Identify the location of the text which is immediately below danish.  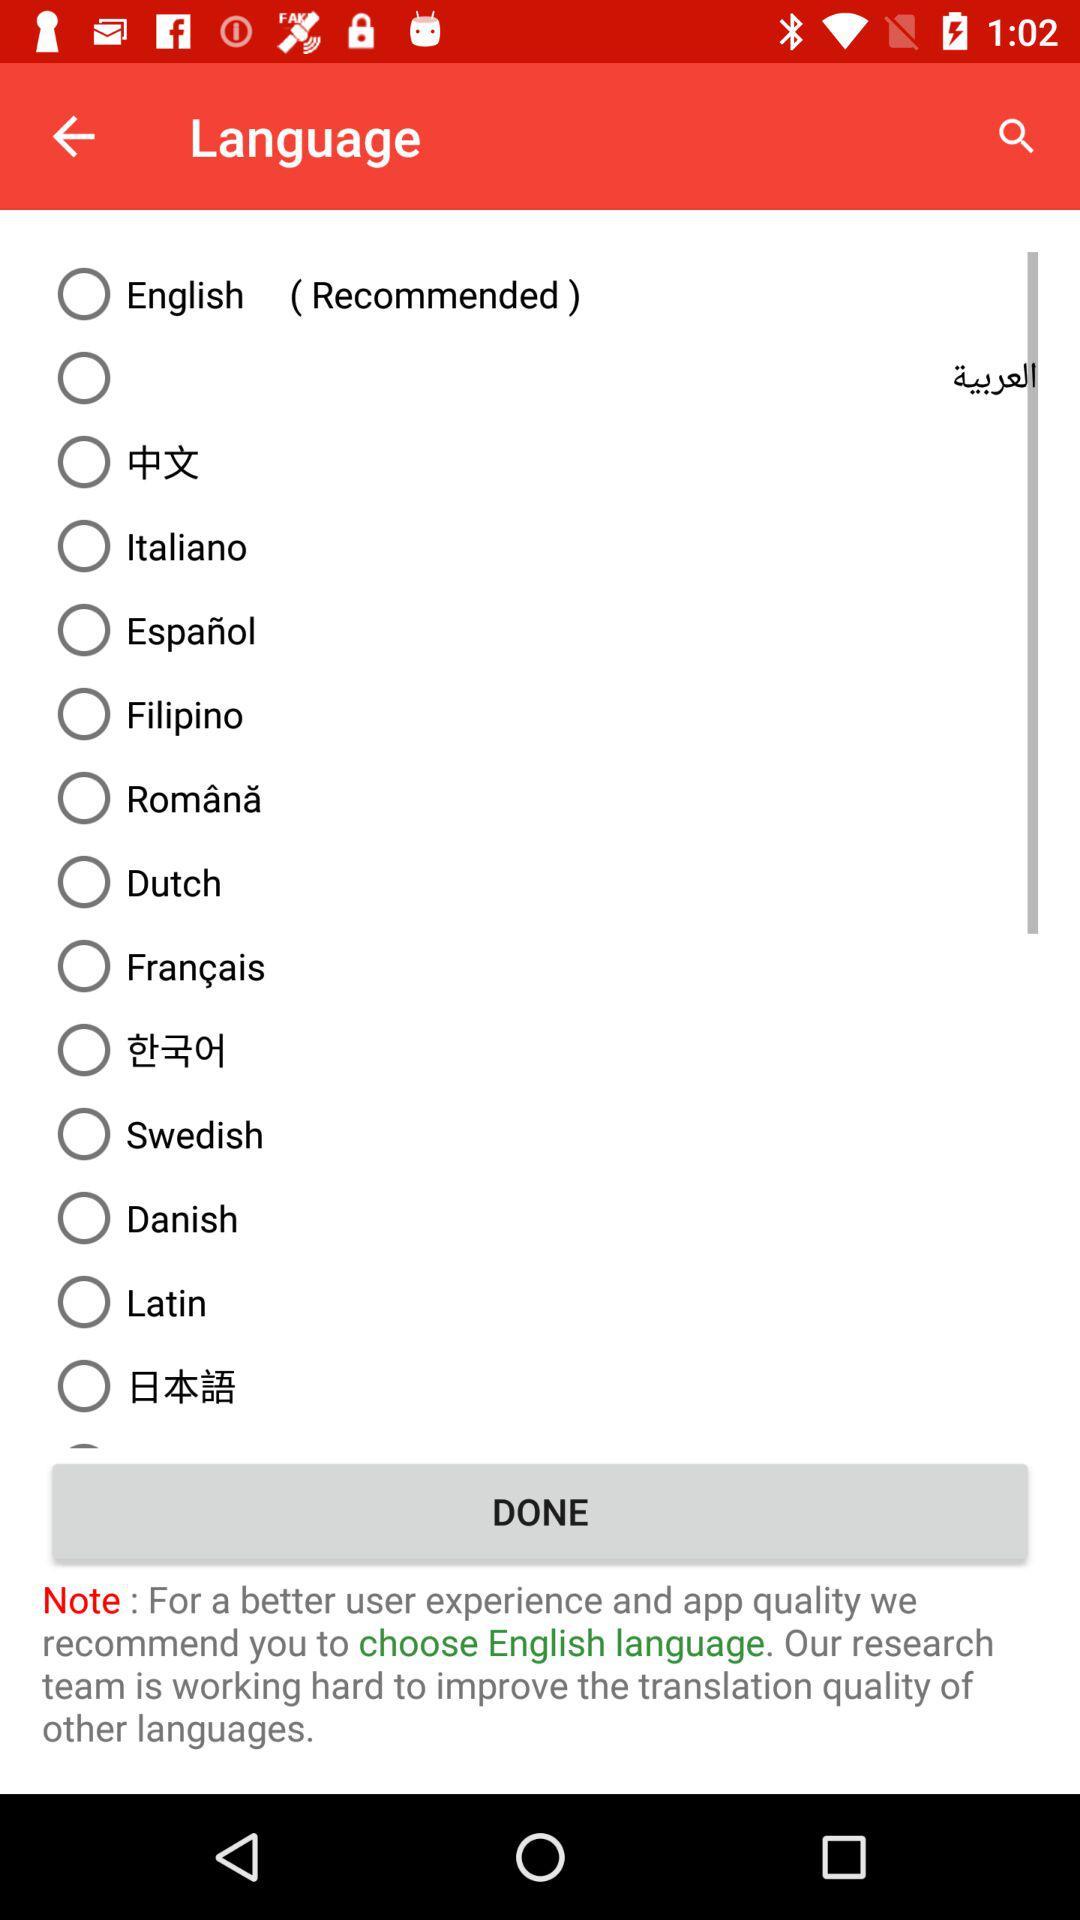
(540, 1301).